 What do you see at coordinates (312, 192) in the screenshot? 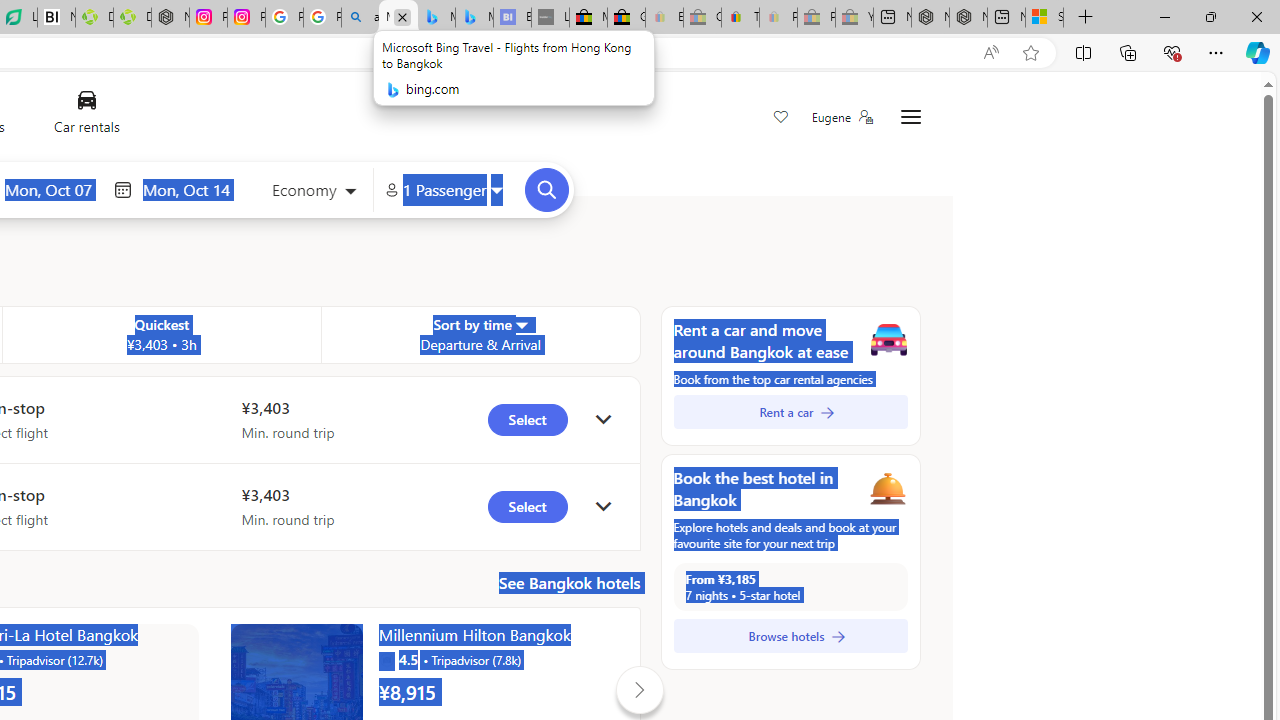
I see `'Select class of service'` at bounding box center [312, 192].